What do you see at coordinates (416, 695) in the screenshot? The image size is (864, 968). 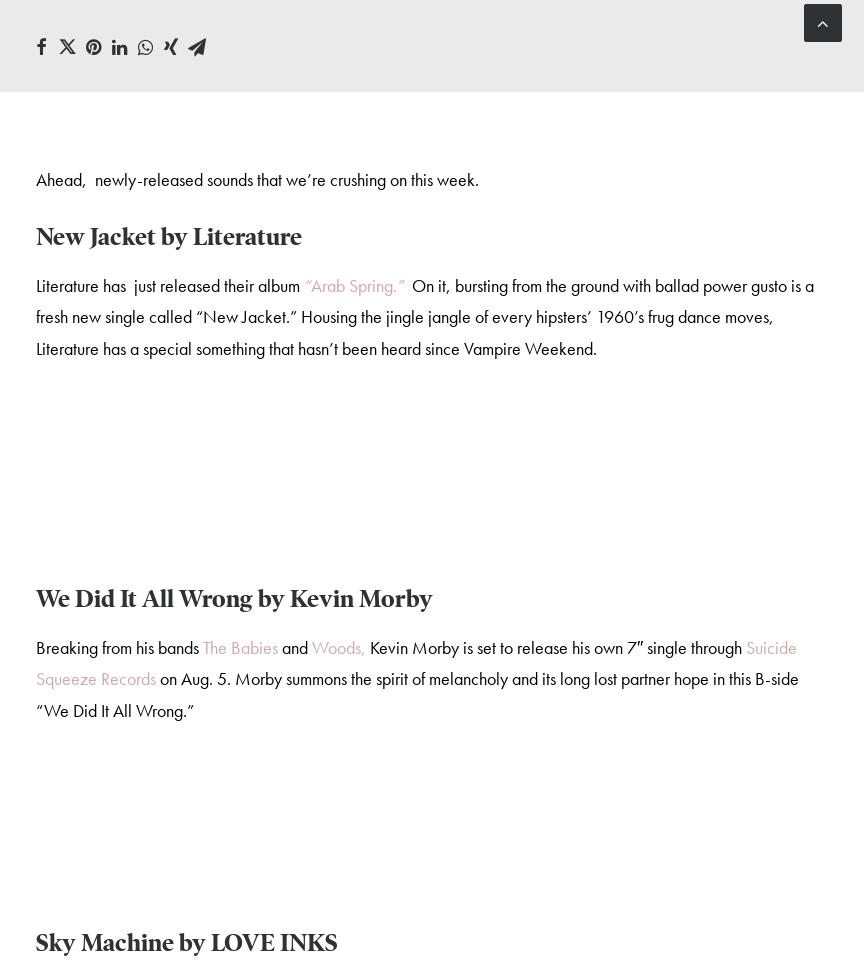 I see `'on Aug. 5. Morby summons the spirit of melancholy and its long lost partner hope in this B-side “We Did It All Wrong.”'` at bounding box center [416, 695].